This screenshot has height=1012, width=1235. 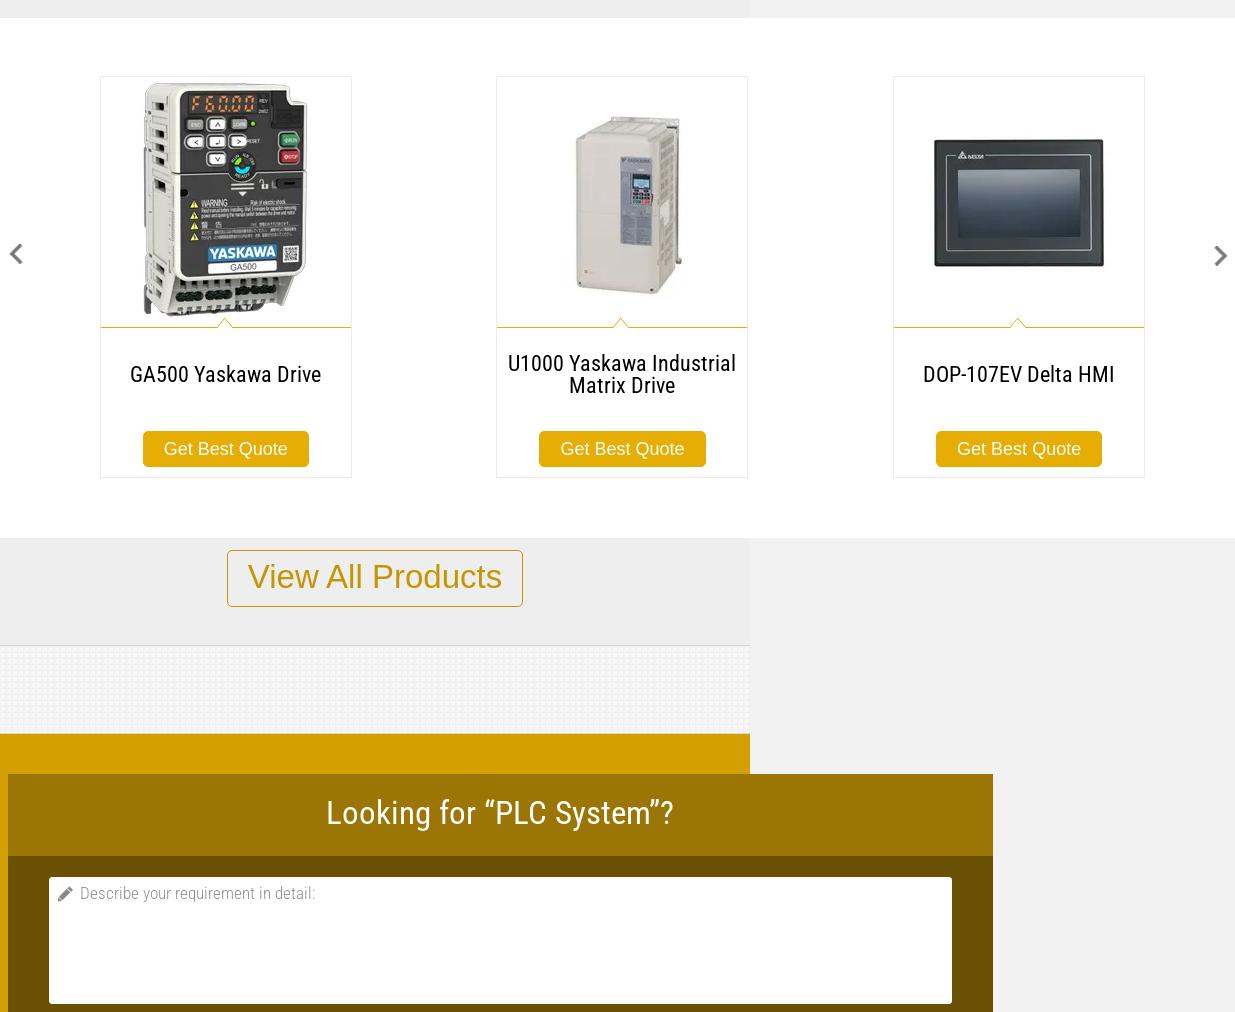 I want to click on 'Looking for “PLC System”?', so click(x=499, y=811).